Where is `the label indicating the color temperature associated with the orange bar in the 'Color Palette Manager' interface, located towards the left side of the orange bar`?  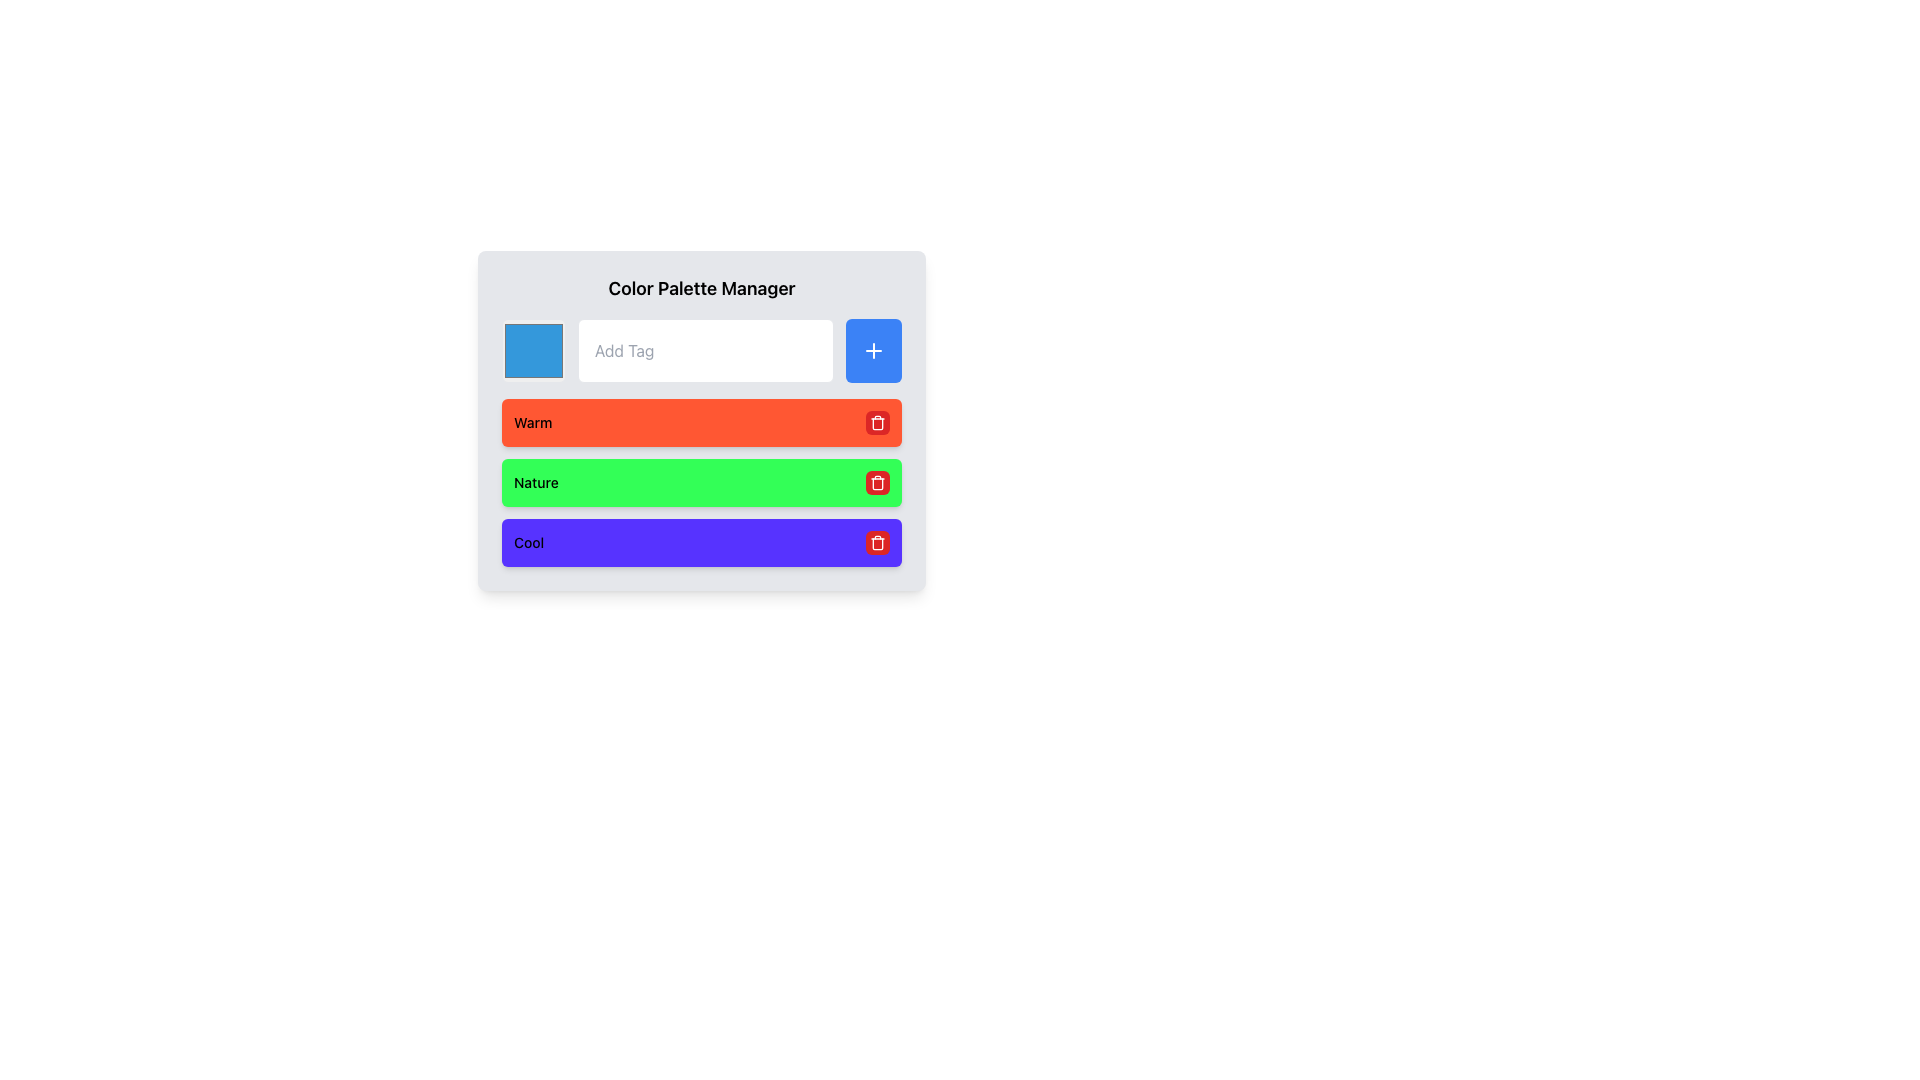 the label indicating the color temperature associated with the orange bar in the 'Color Palette Manager' interface, located towards the left side of the orange bar is located at coordinates (533, 422).